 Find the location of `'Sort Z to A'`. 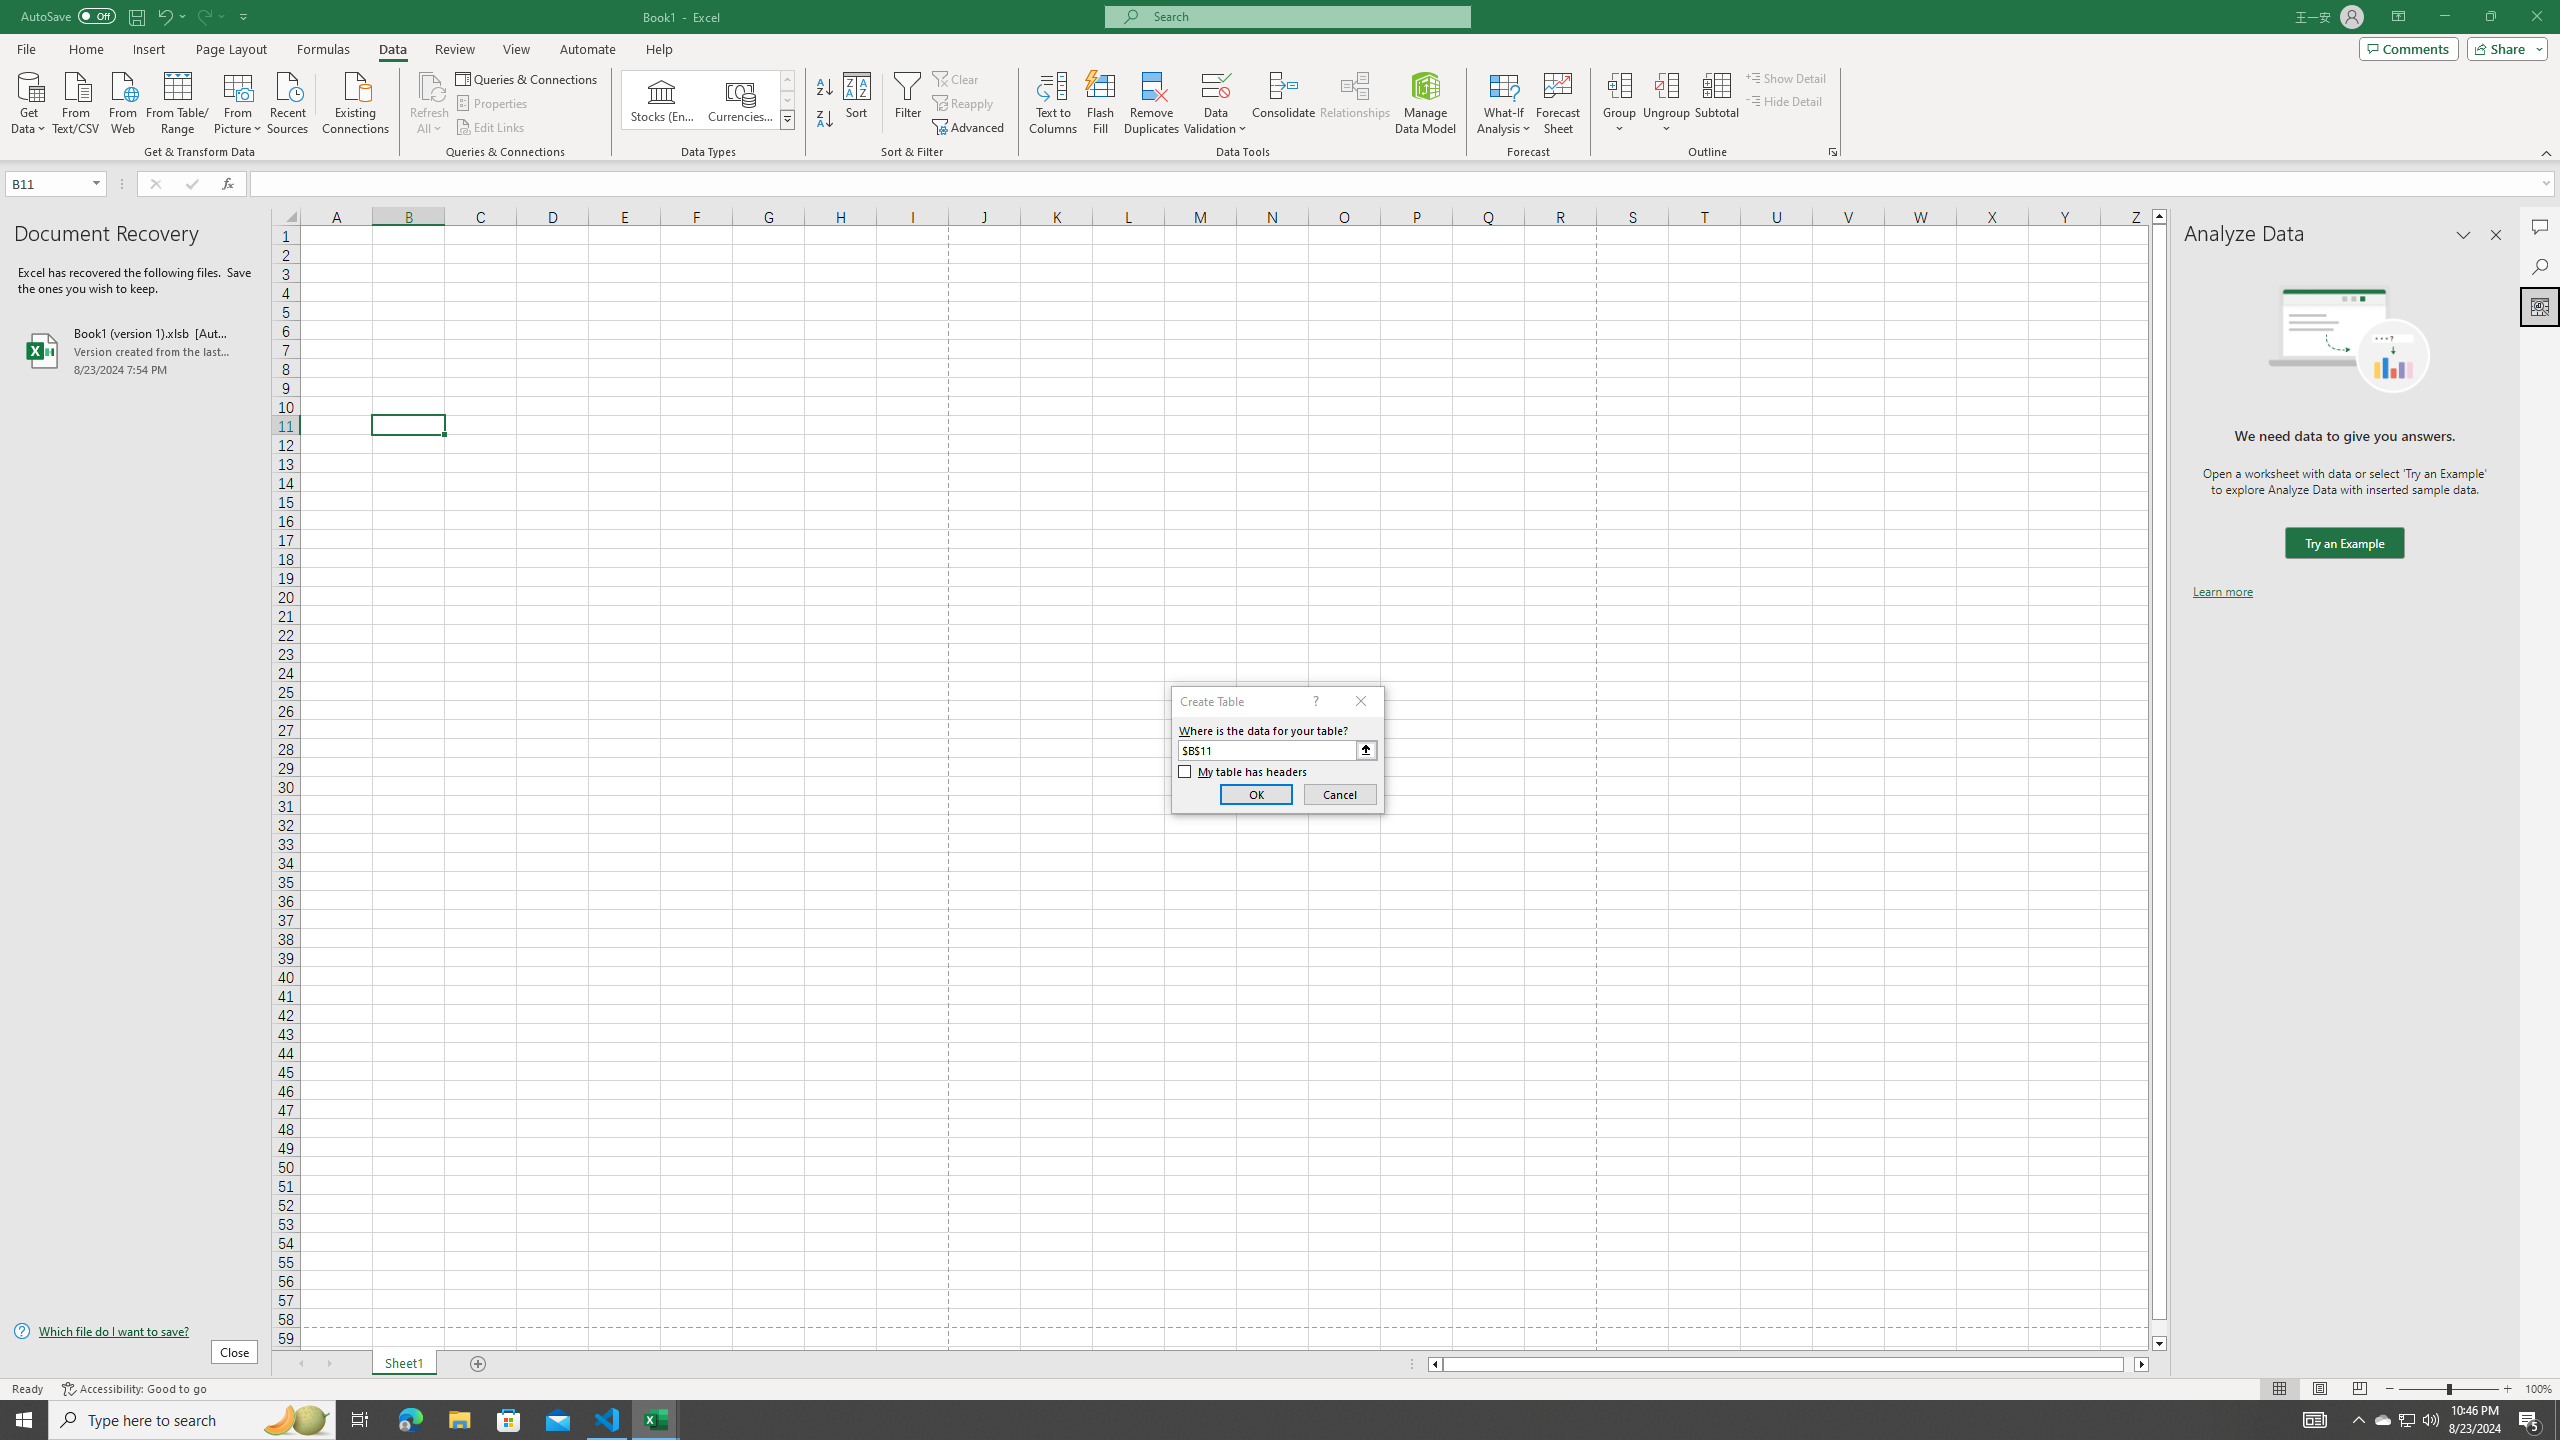

'Sort Z to A' is located at coordinates (824, 118).